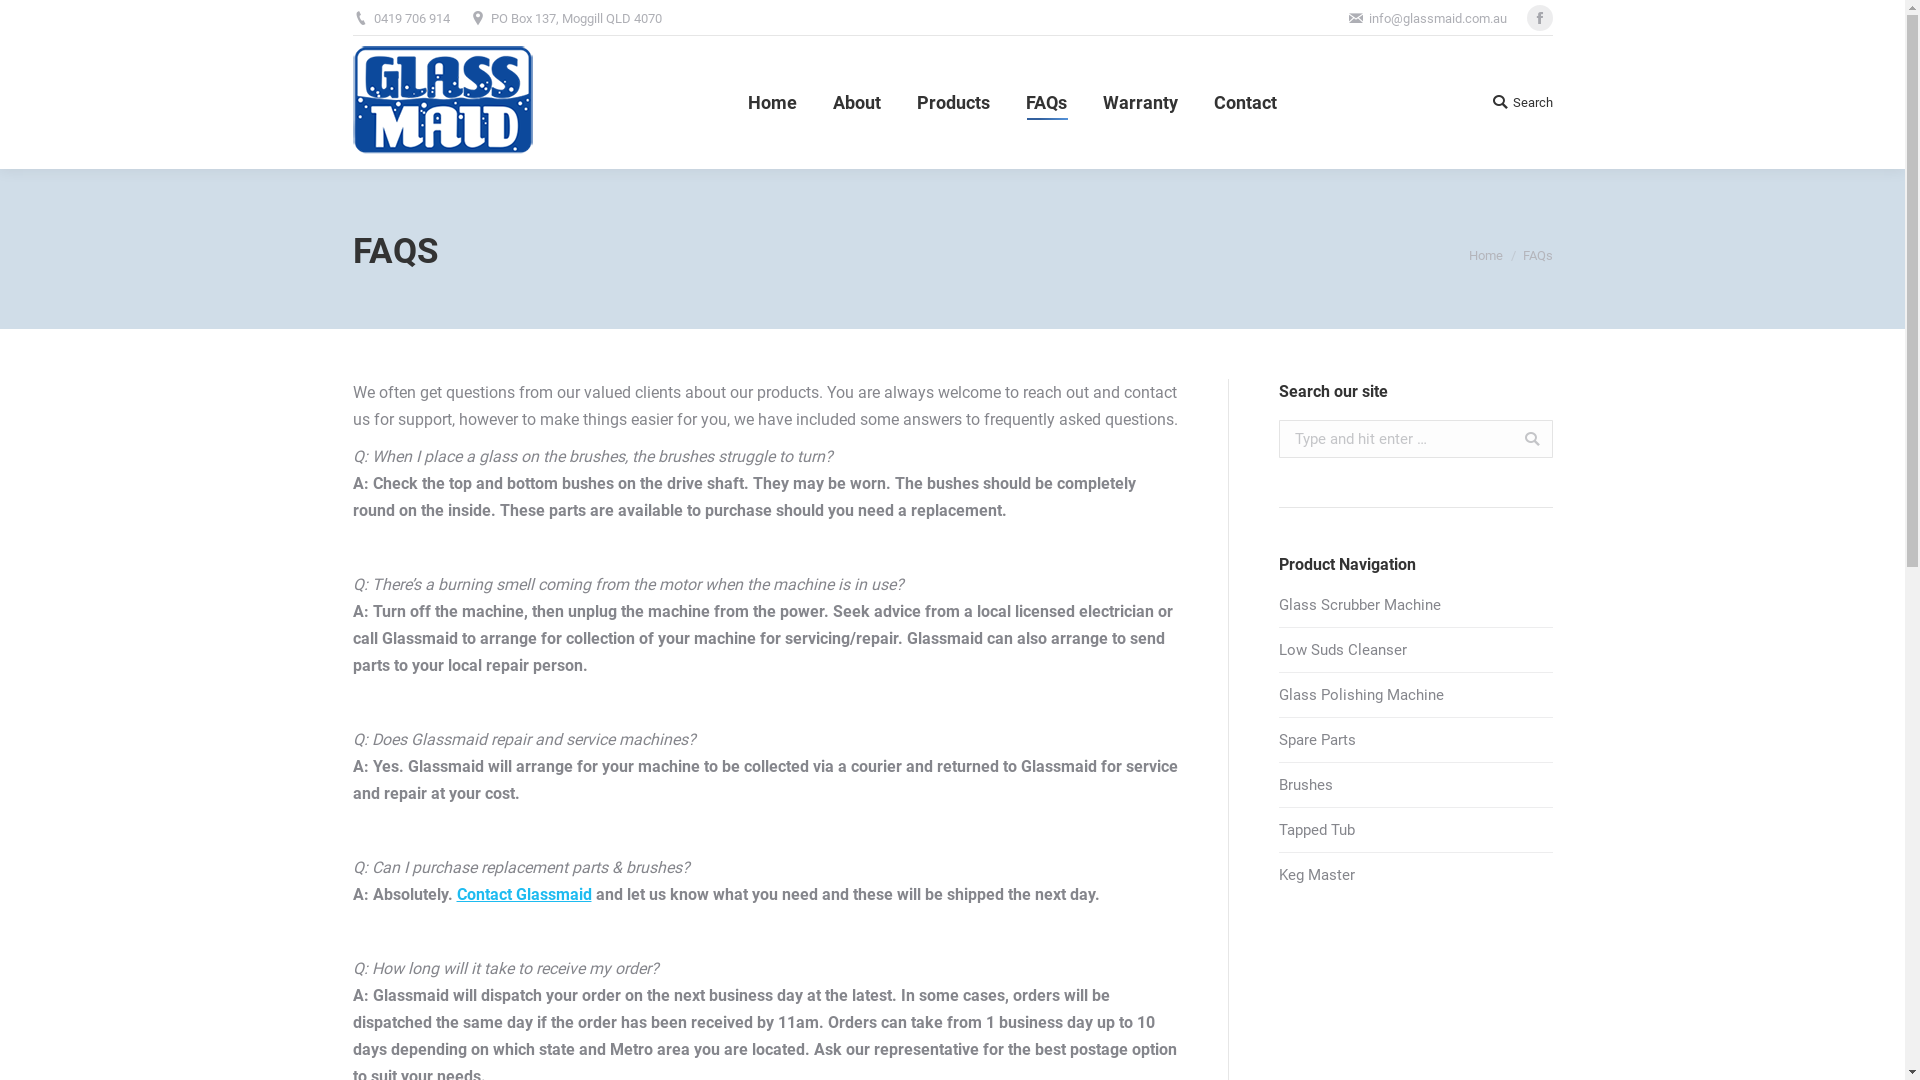  What do you see at coordinates (1315, 874) in the screenshot?
I see `'Keg Master'` at bounding box center [1315, 874].